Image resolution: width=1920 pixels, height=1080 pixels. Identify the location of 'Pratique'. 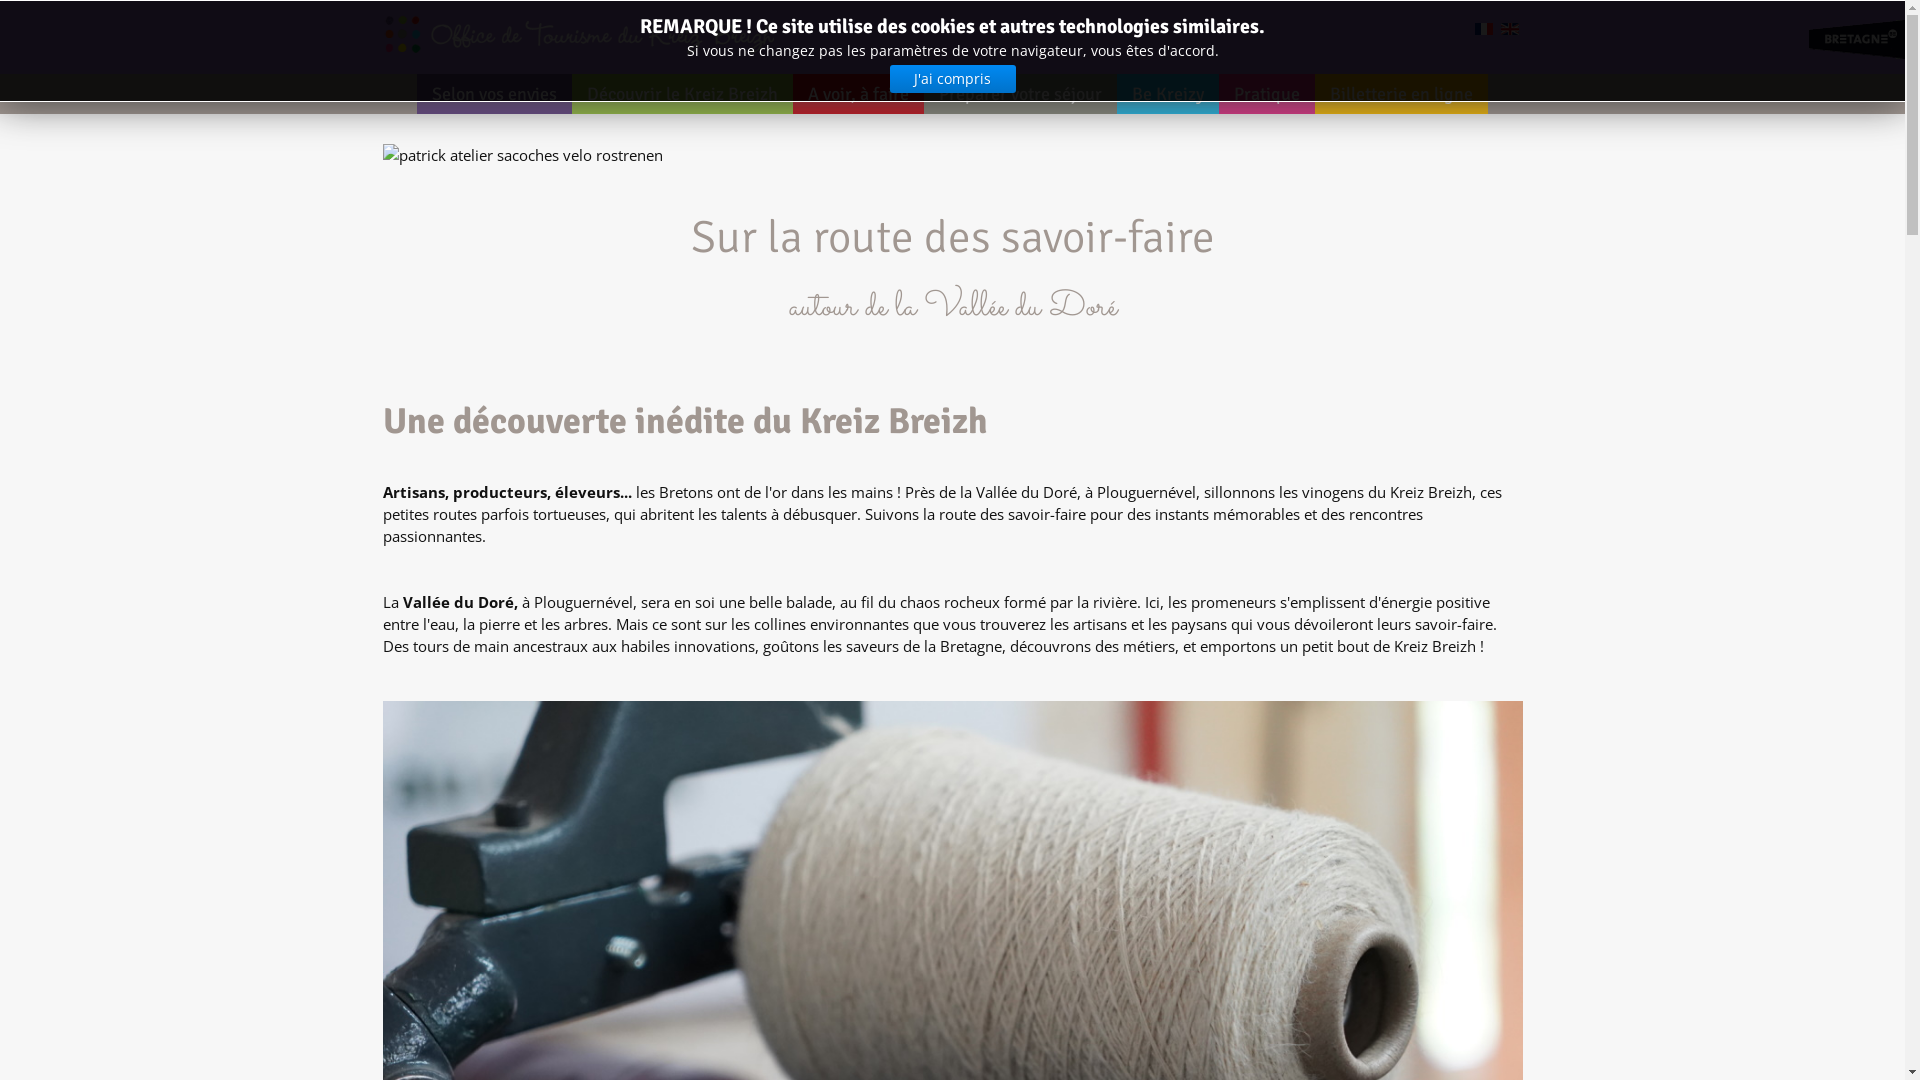
(1266, 93).